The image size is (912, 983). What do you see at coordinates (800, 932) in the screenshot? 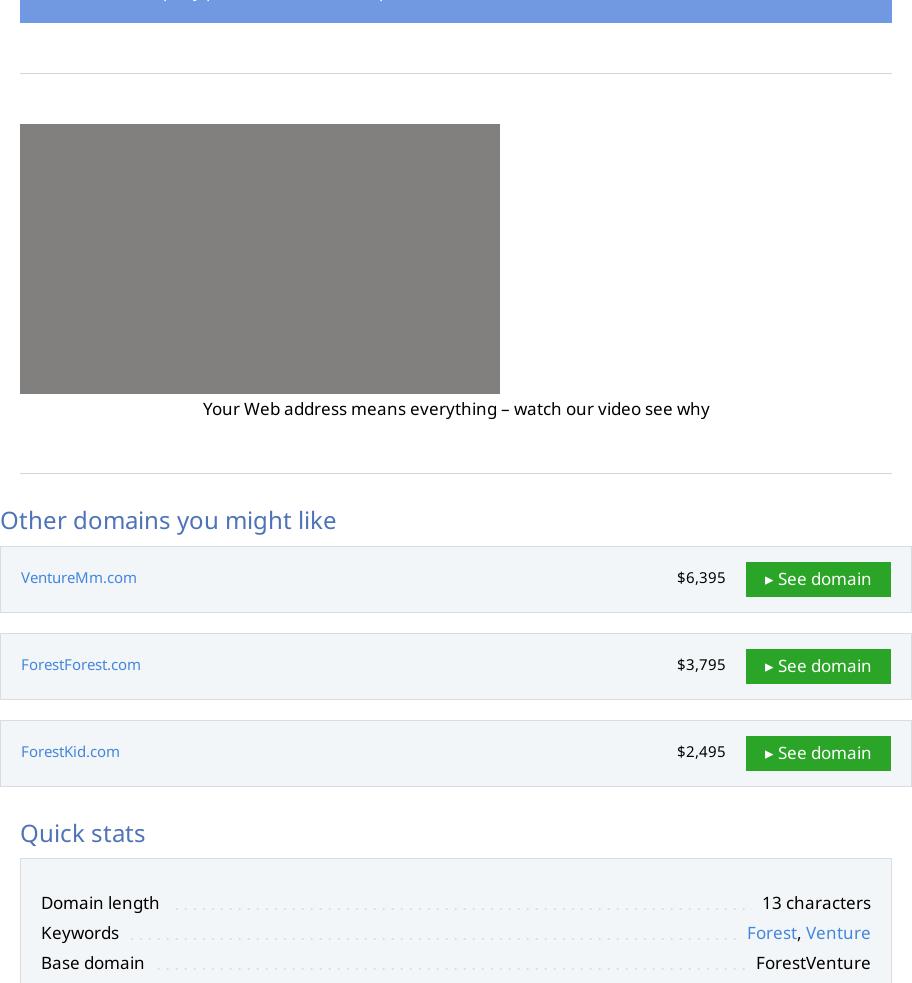
I see `','` at bounding box center [800, 932].